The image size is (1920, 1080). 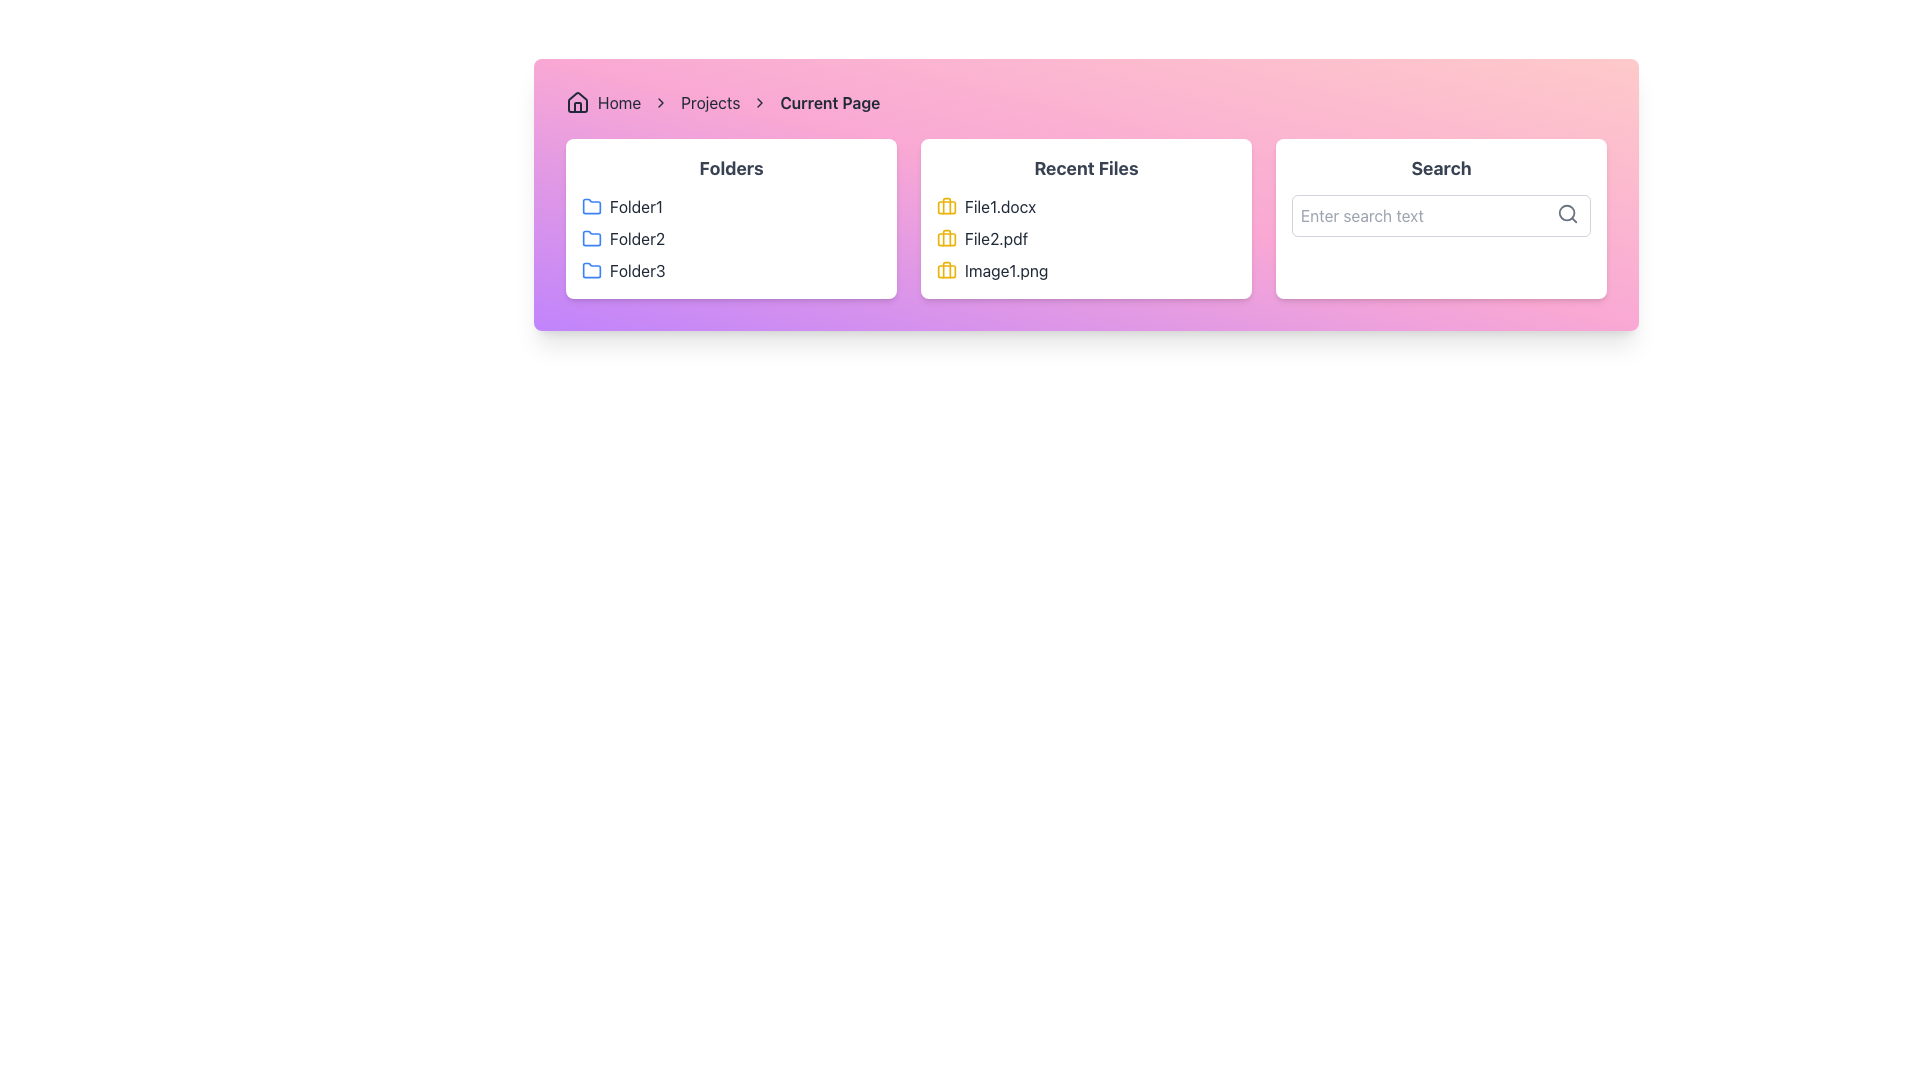 What do you see at coordinates (1085, 238) in the screenshot?
I see `the List Item displaying 'File2.pdf' with a yellow briefcase icon, located in the Recent Files section` at bounding box center [1085, 238].